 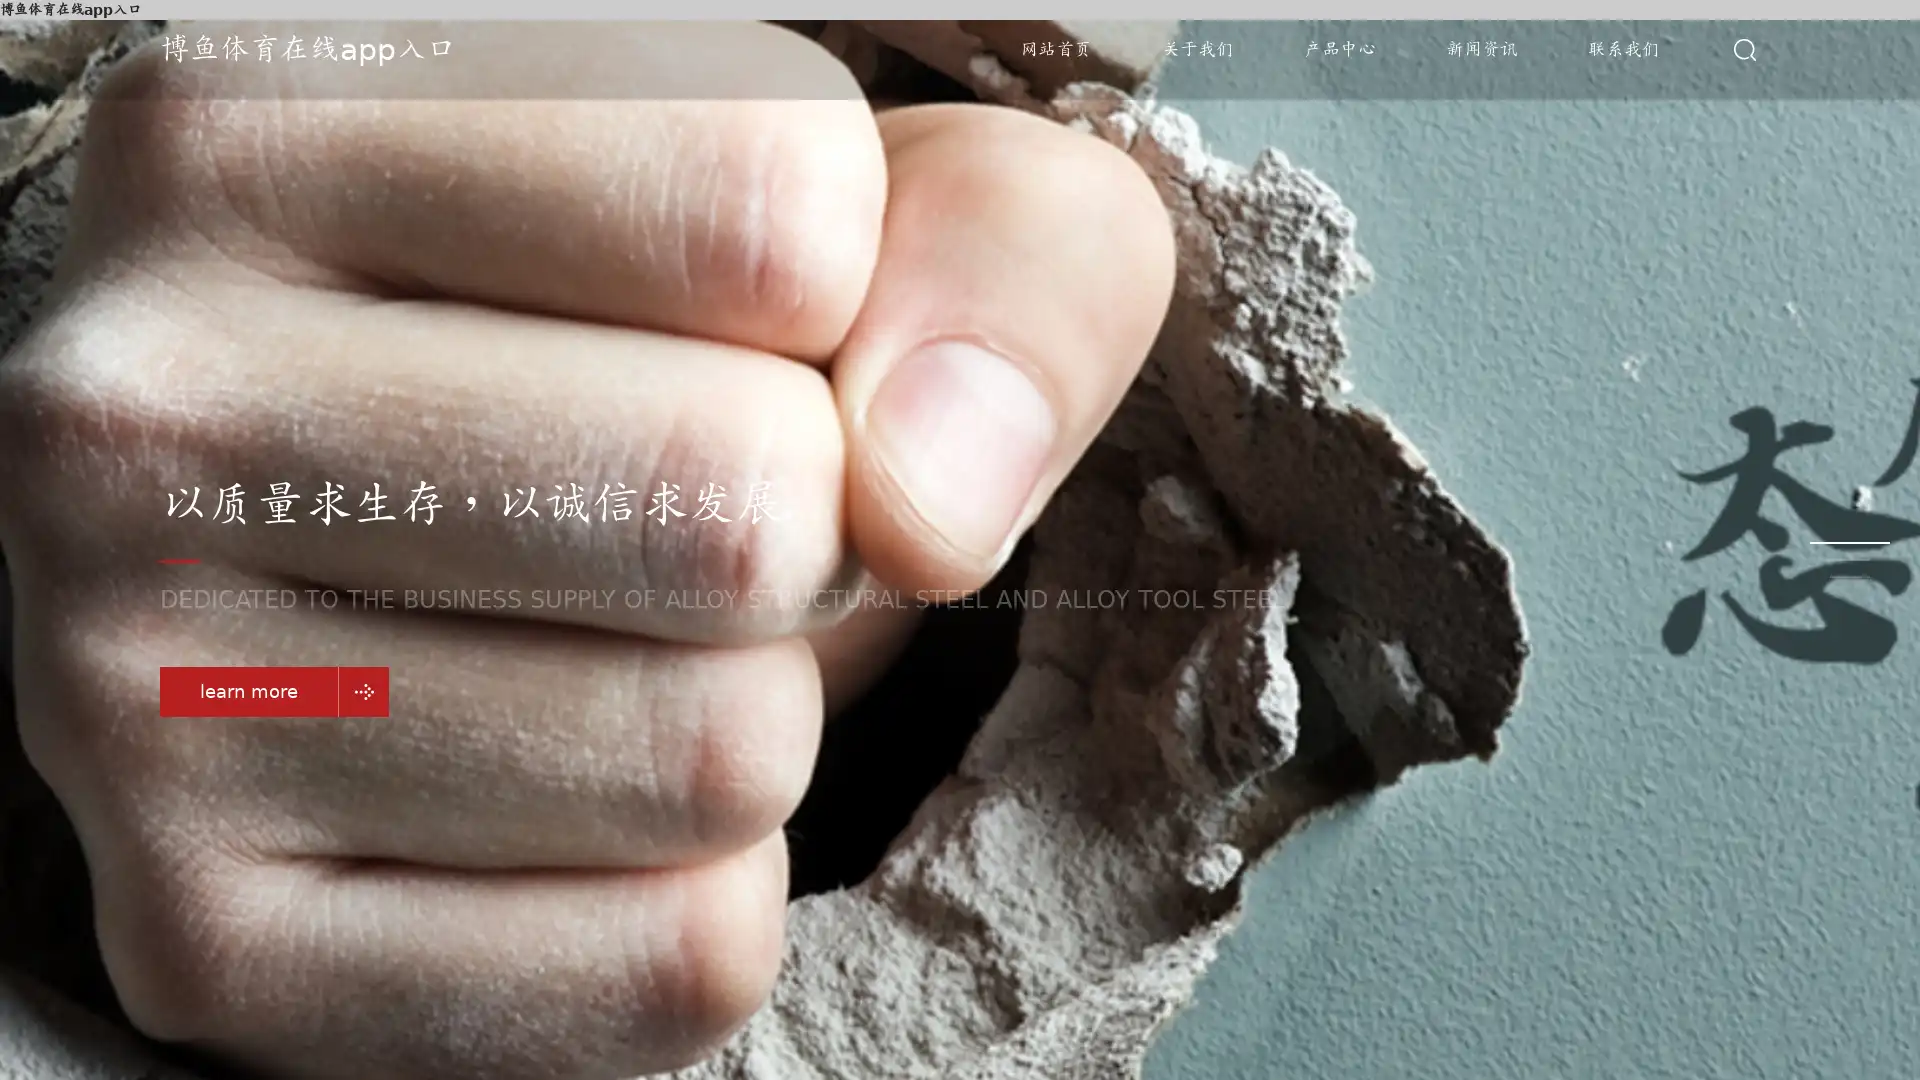 I want to click on Go to slide 1, so click(x=1848, y=543).